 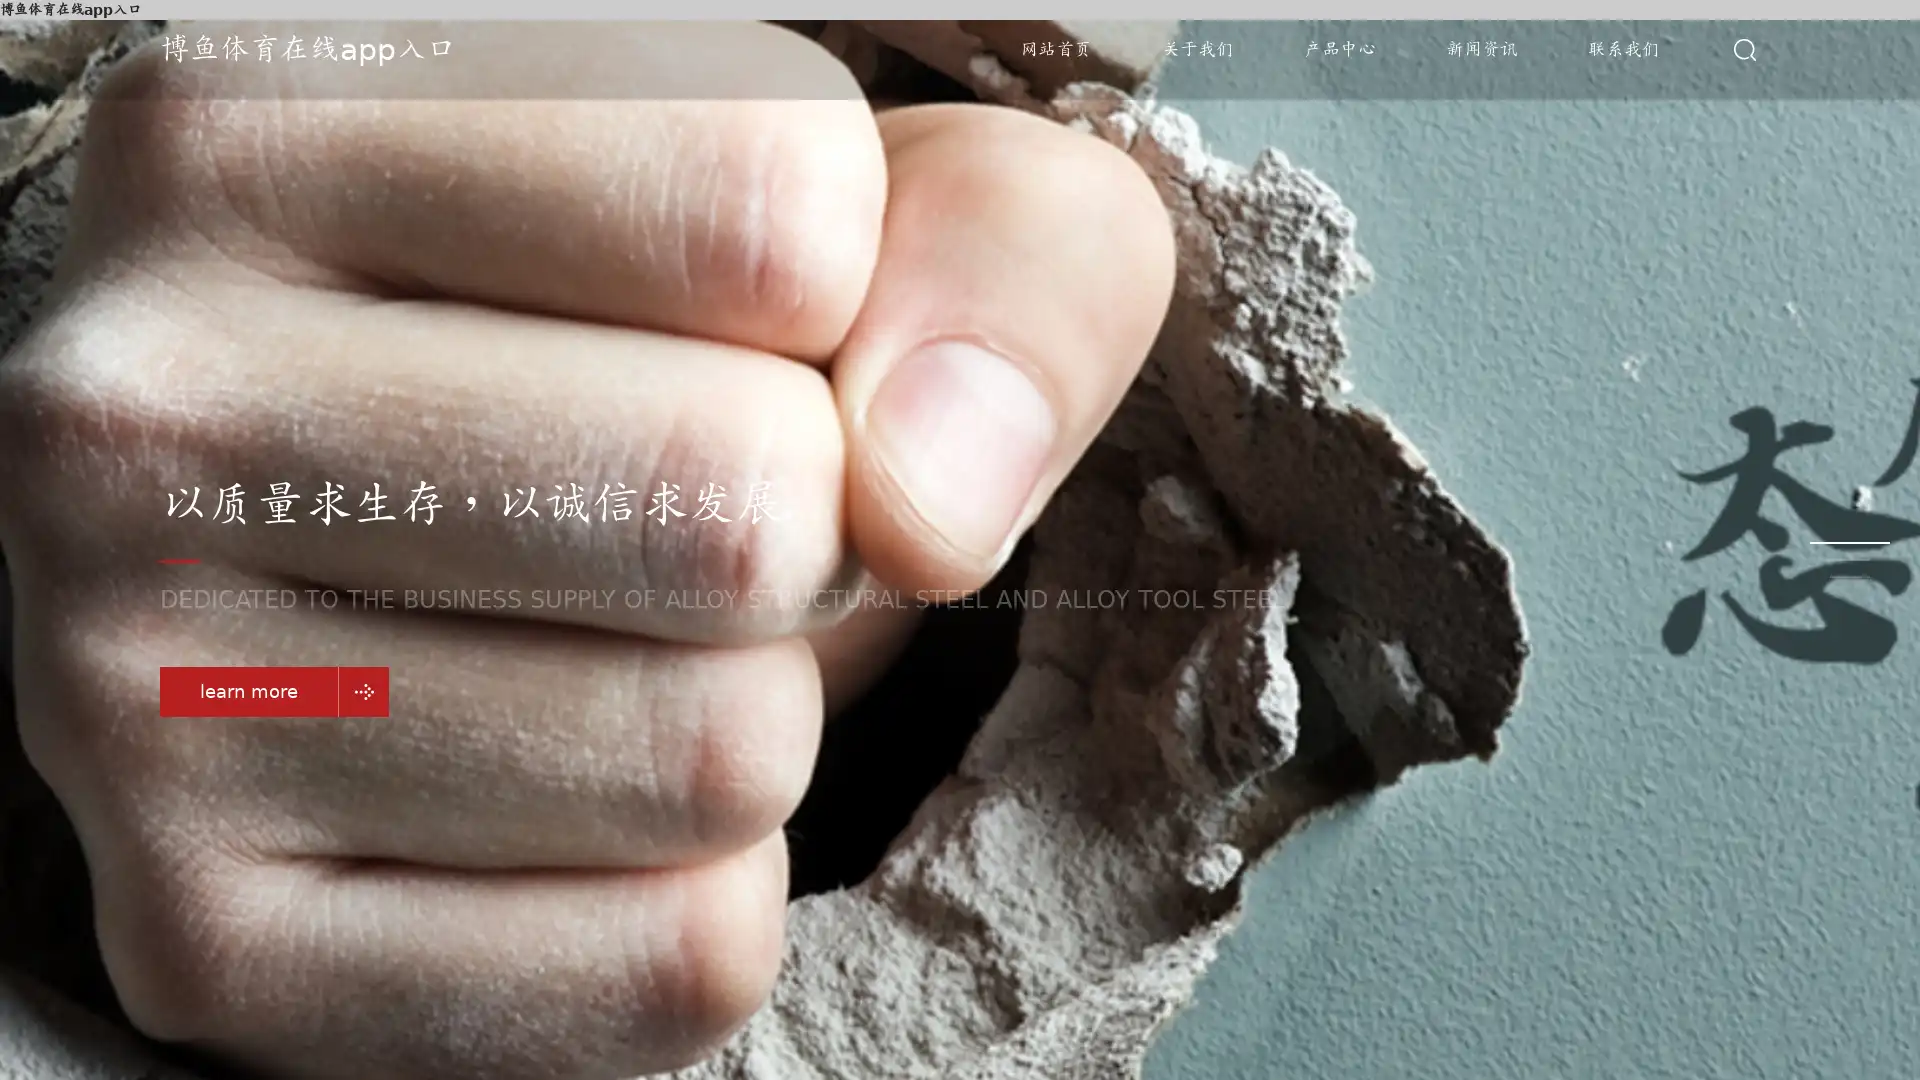 I want to click on Go to slide 1, so click(x=1848, y=543).